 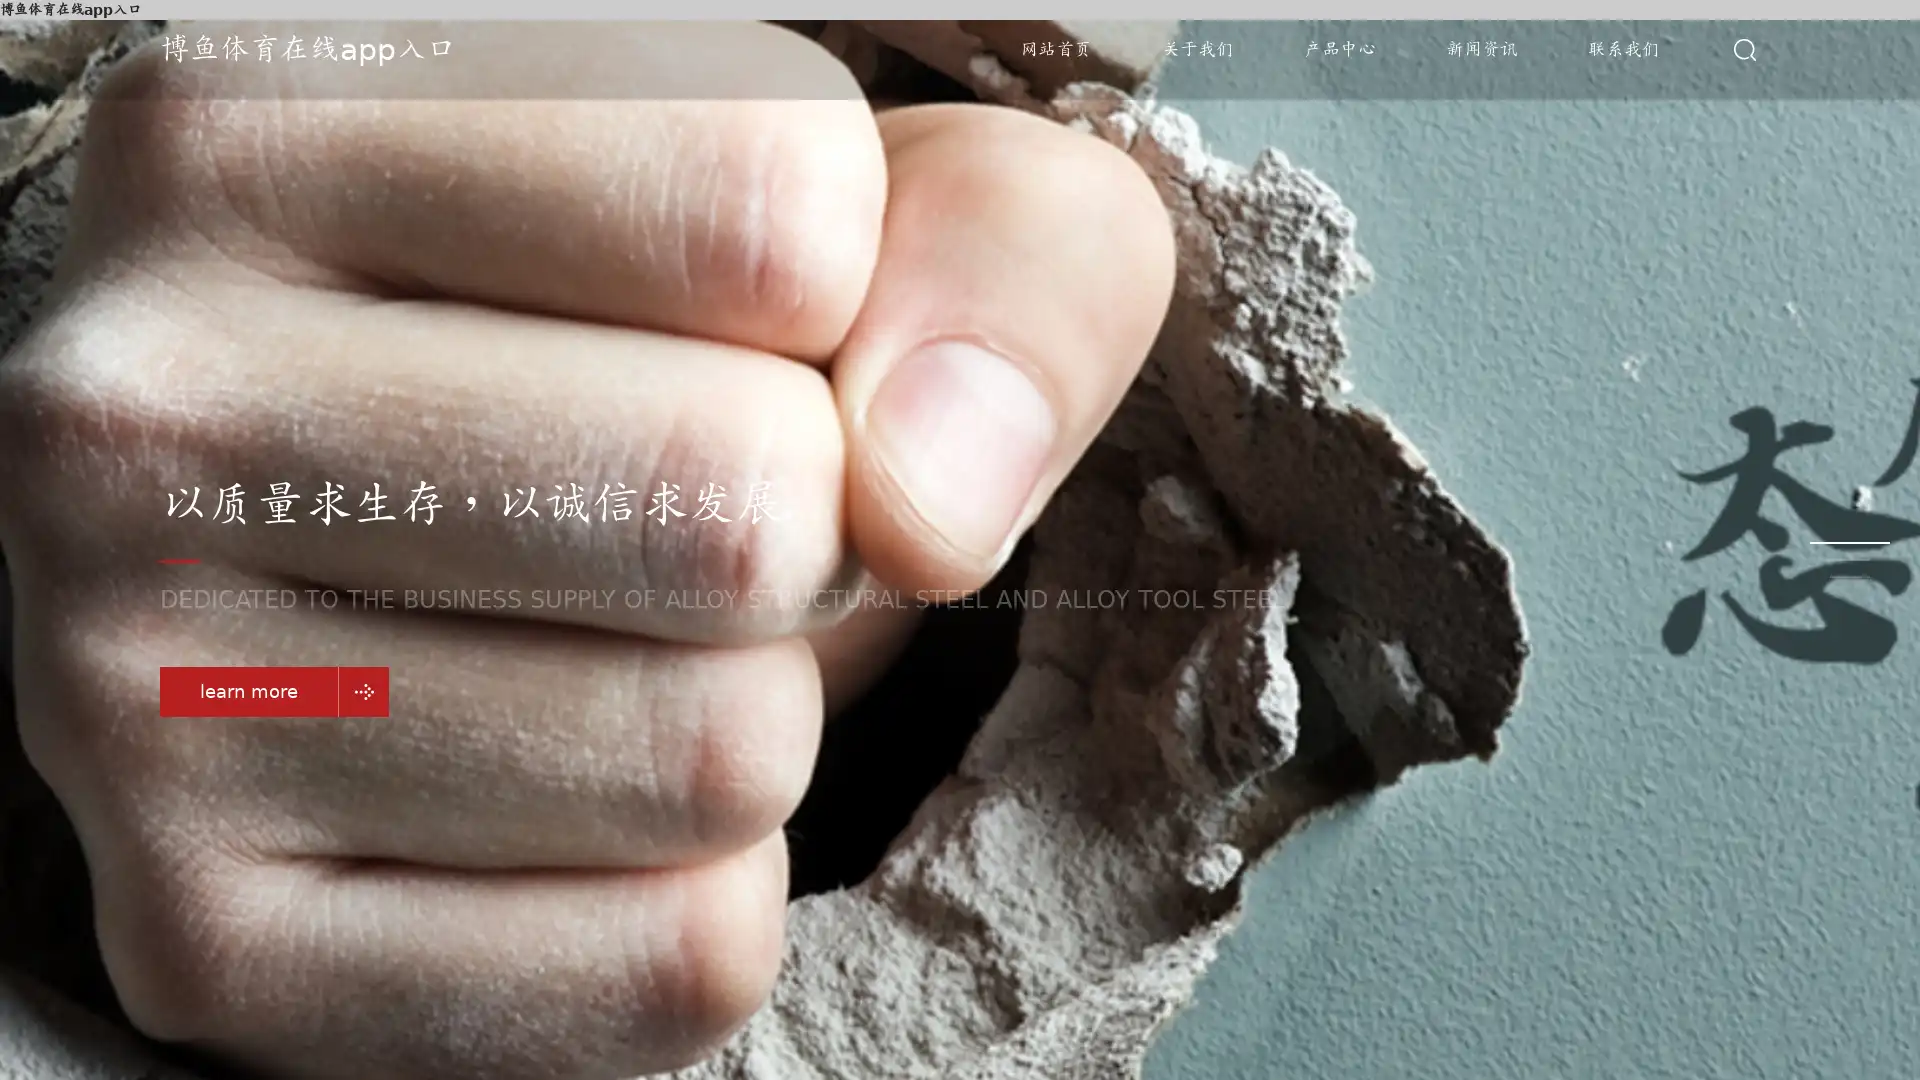 I want to click on Go to slide 1, so click(x=1848, y=543).